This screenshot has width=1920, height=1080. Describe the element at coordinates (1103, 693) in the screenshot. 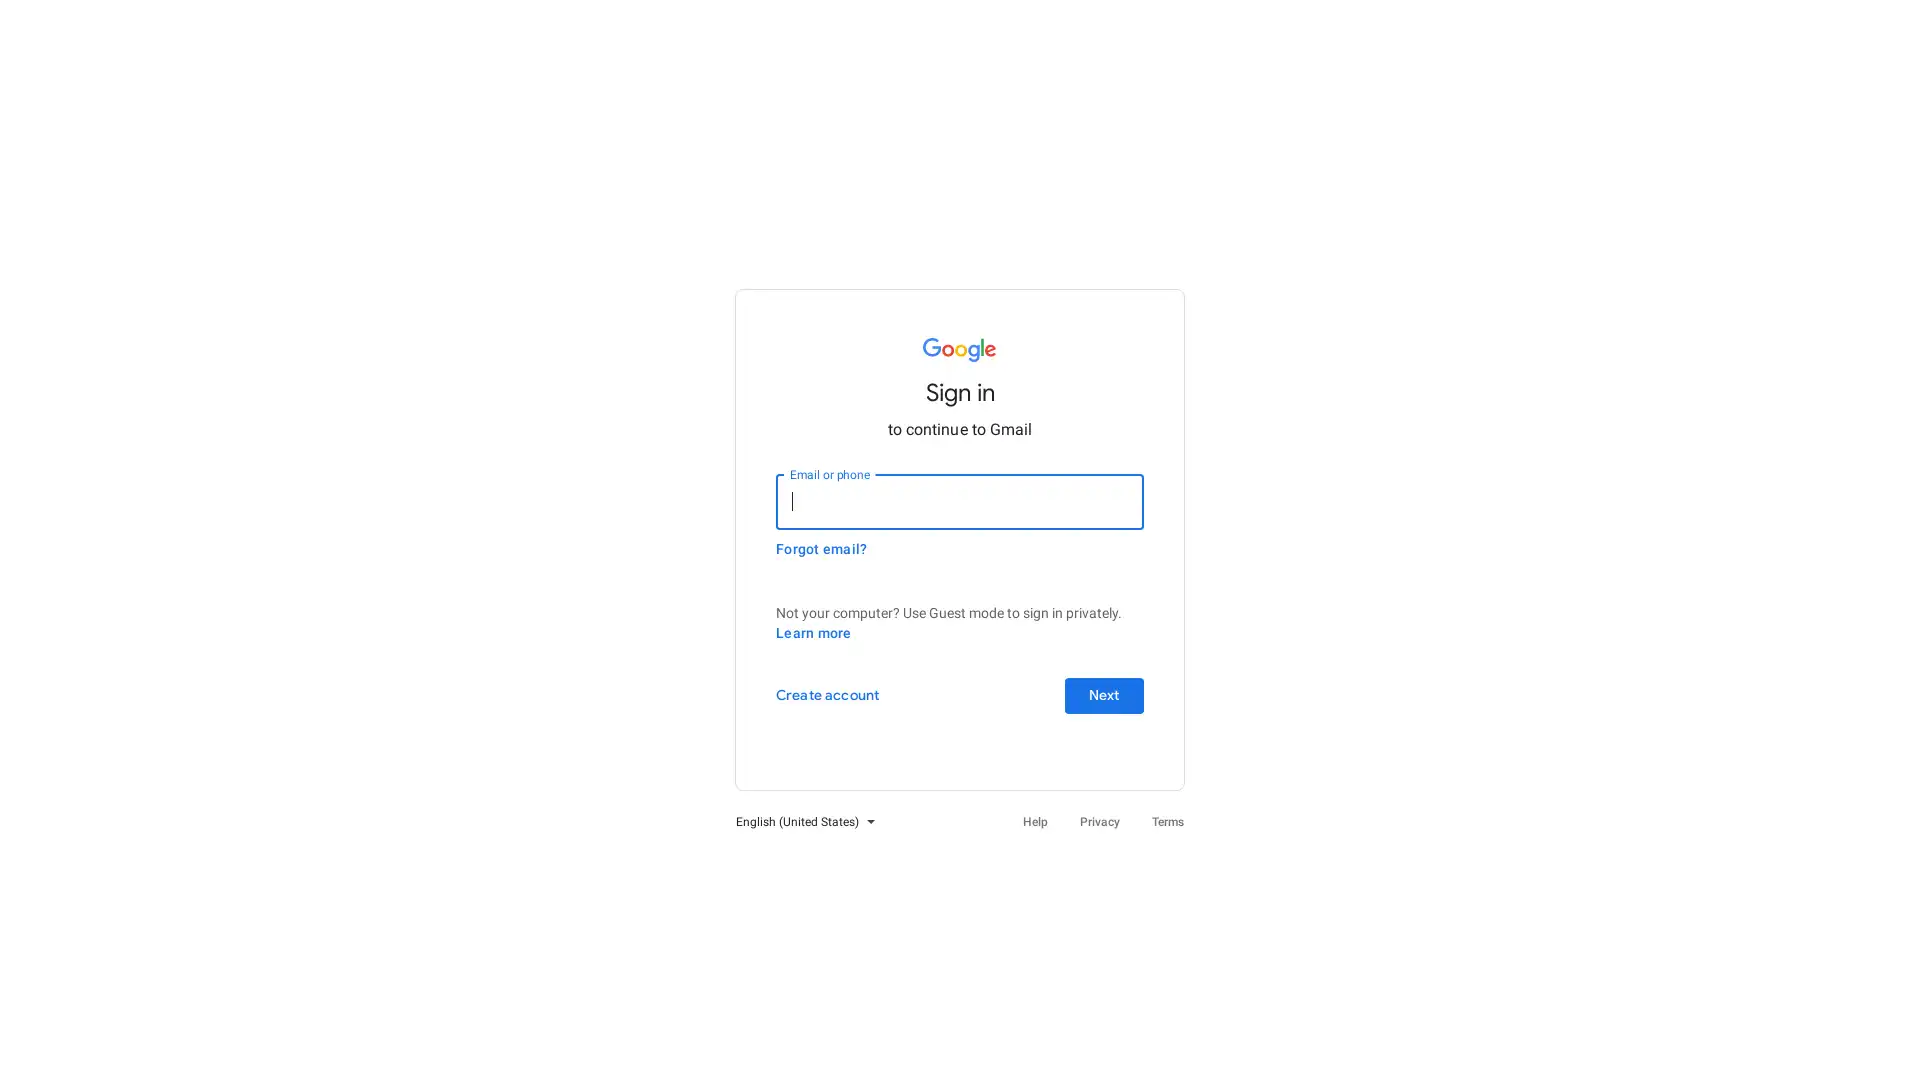

I see `Next` at that location.